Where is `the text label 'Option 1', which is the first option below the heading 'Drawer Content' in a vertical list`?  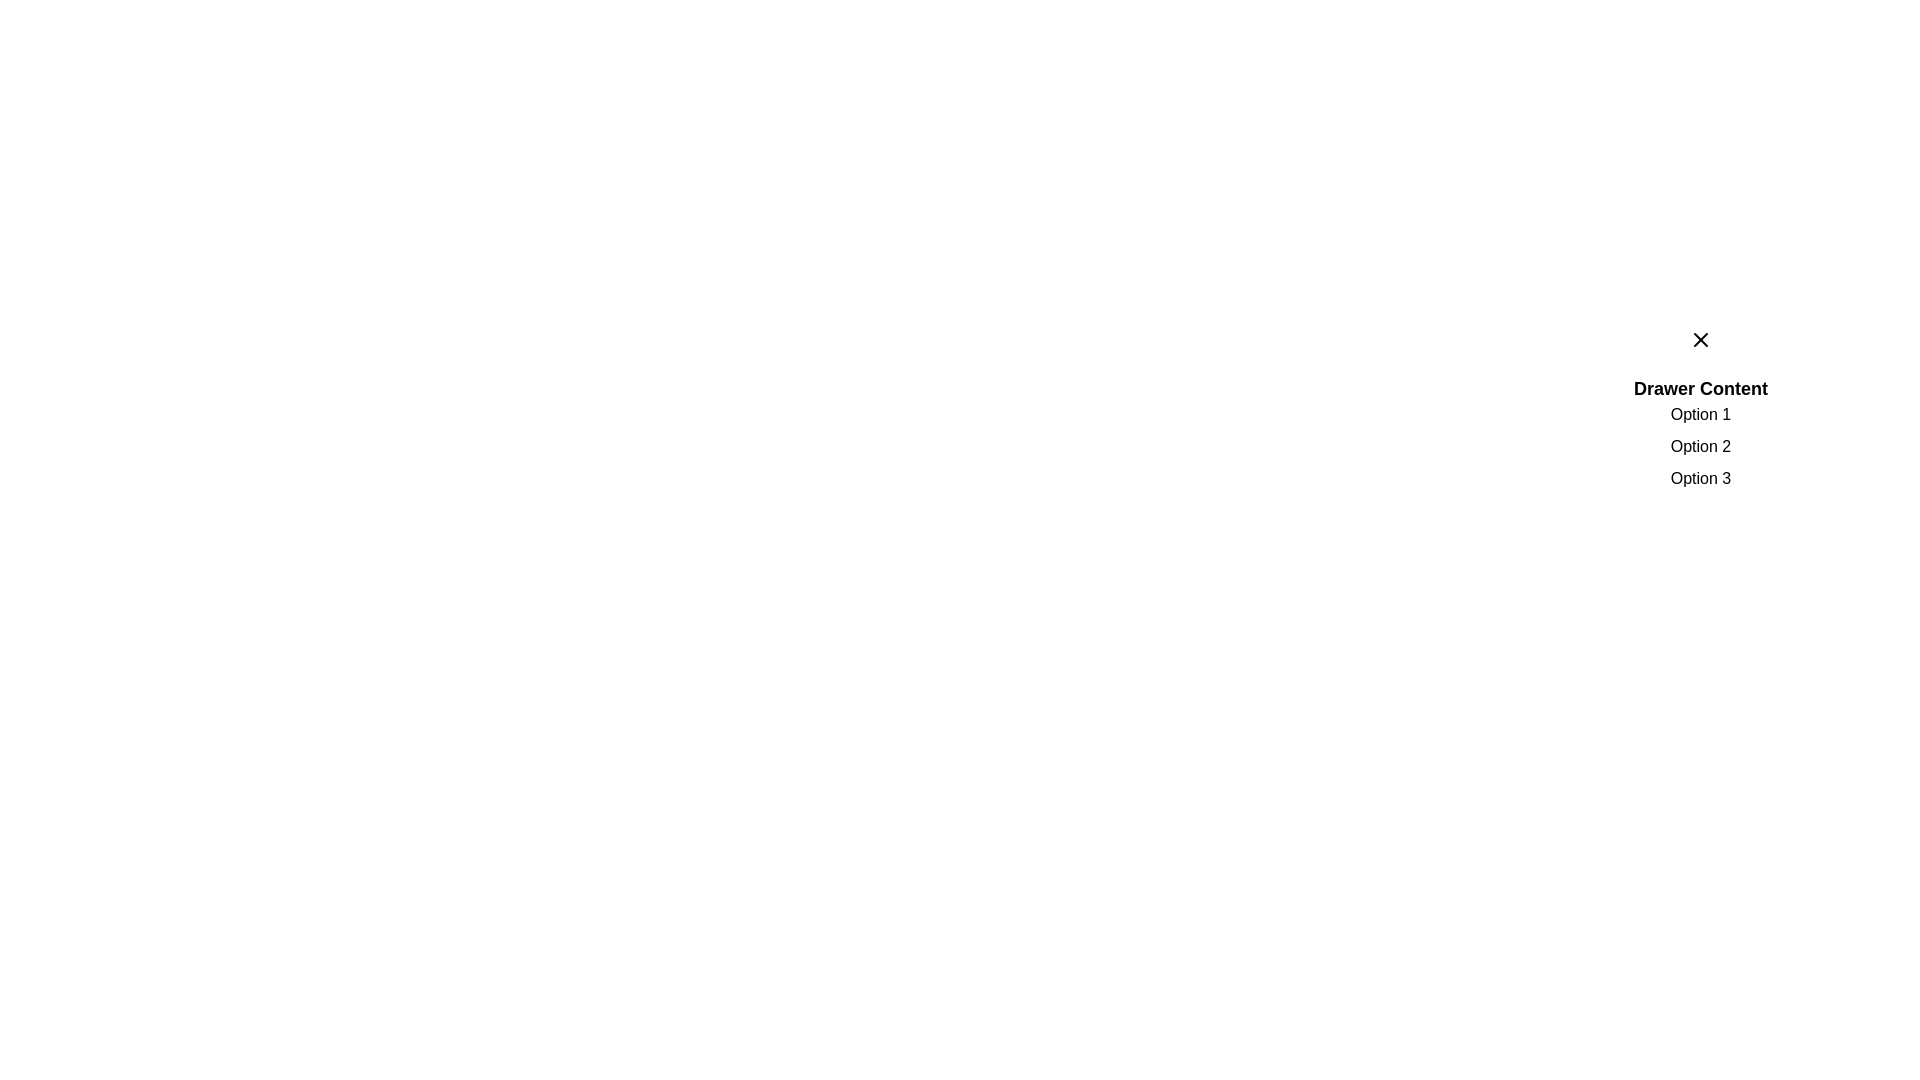 the text label 'Option 1', which is the first option below the heading 'Drawer Content' in a vertical list is located at coordinates (1699, 414).